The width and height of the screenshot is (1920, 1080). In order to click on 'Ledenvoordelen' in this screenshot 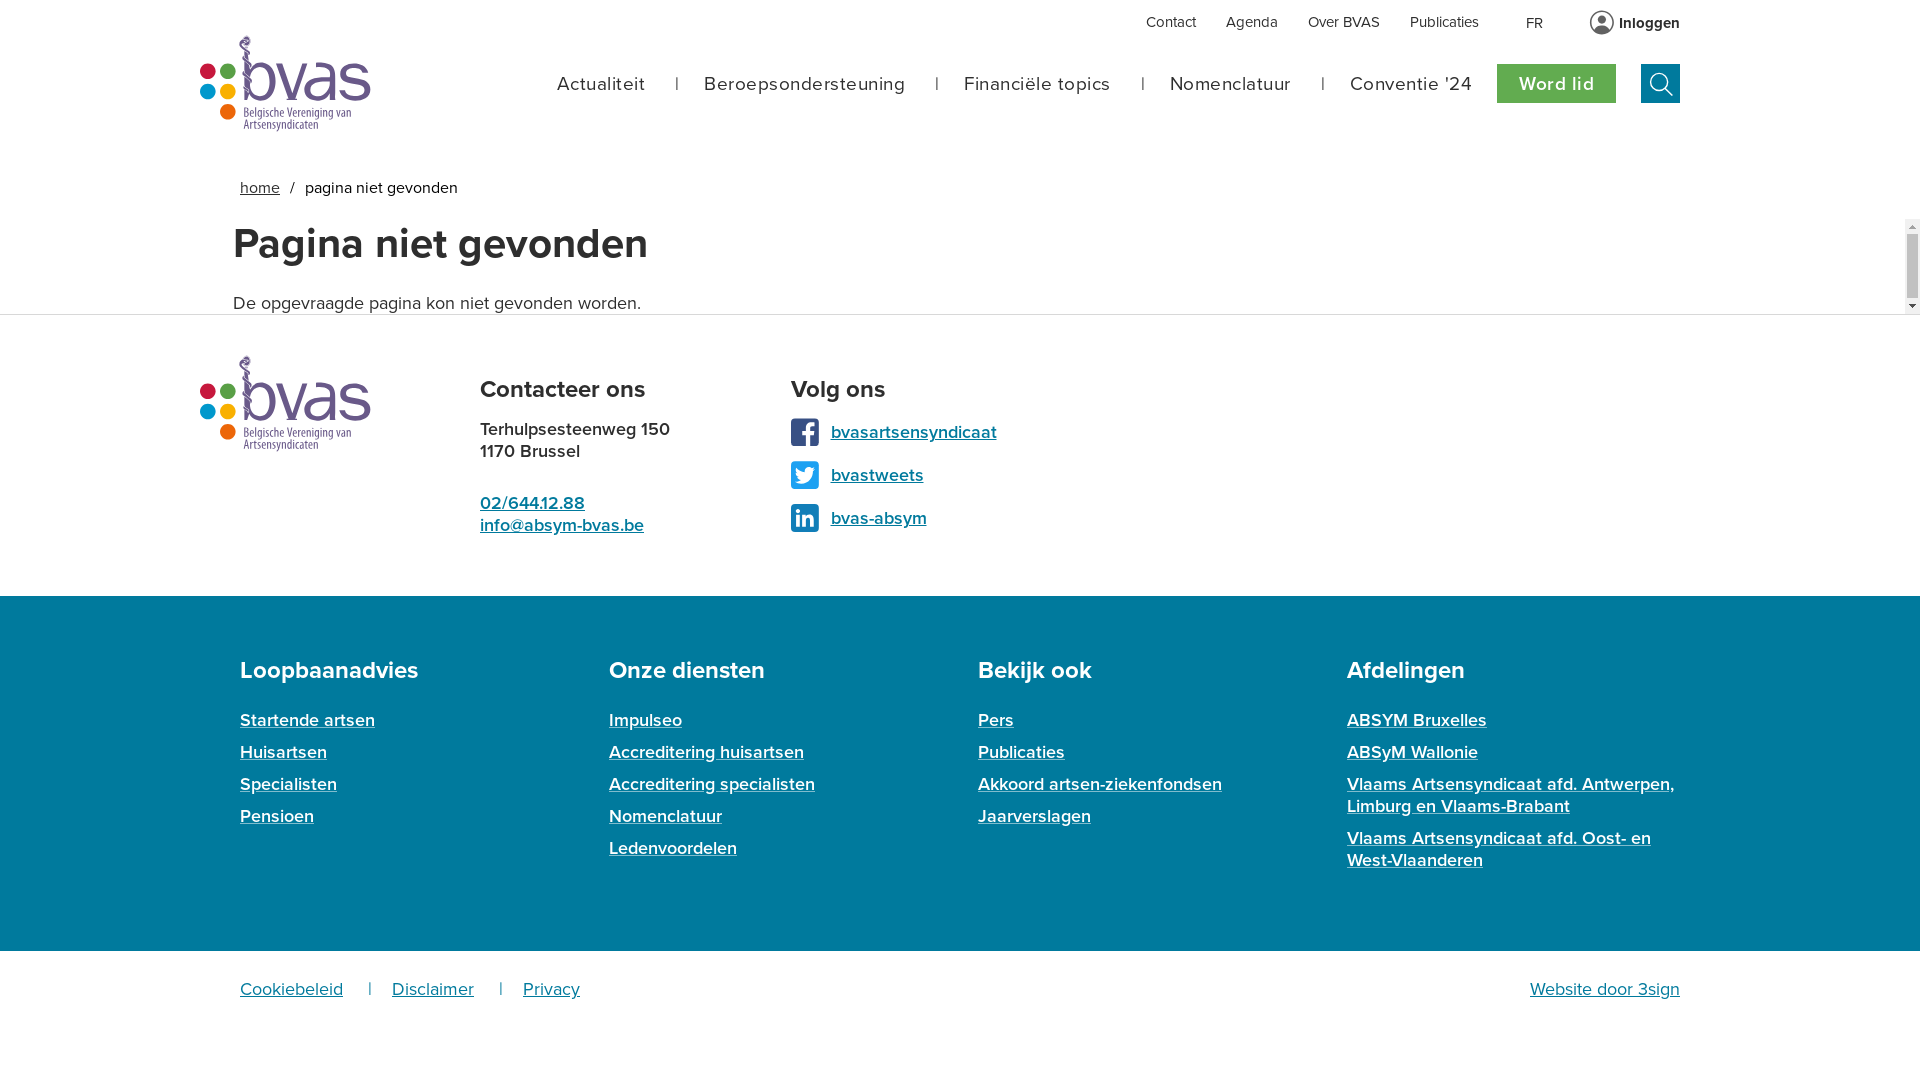, I will do `click(672, 848)`.